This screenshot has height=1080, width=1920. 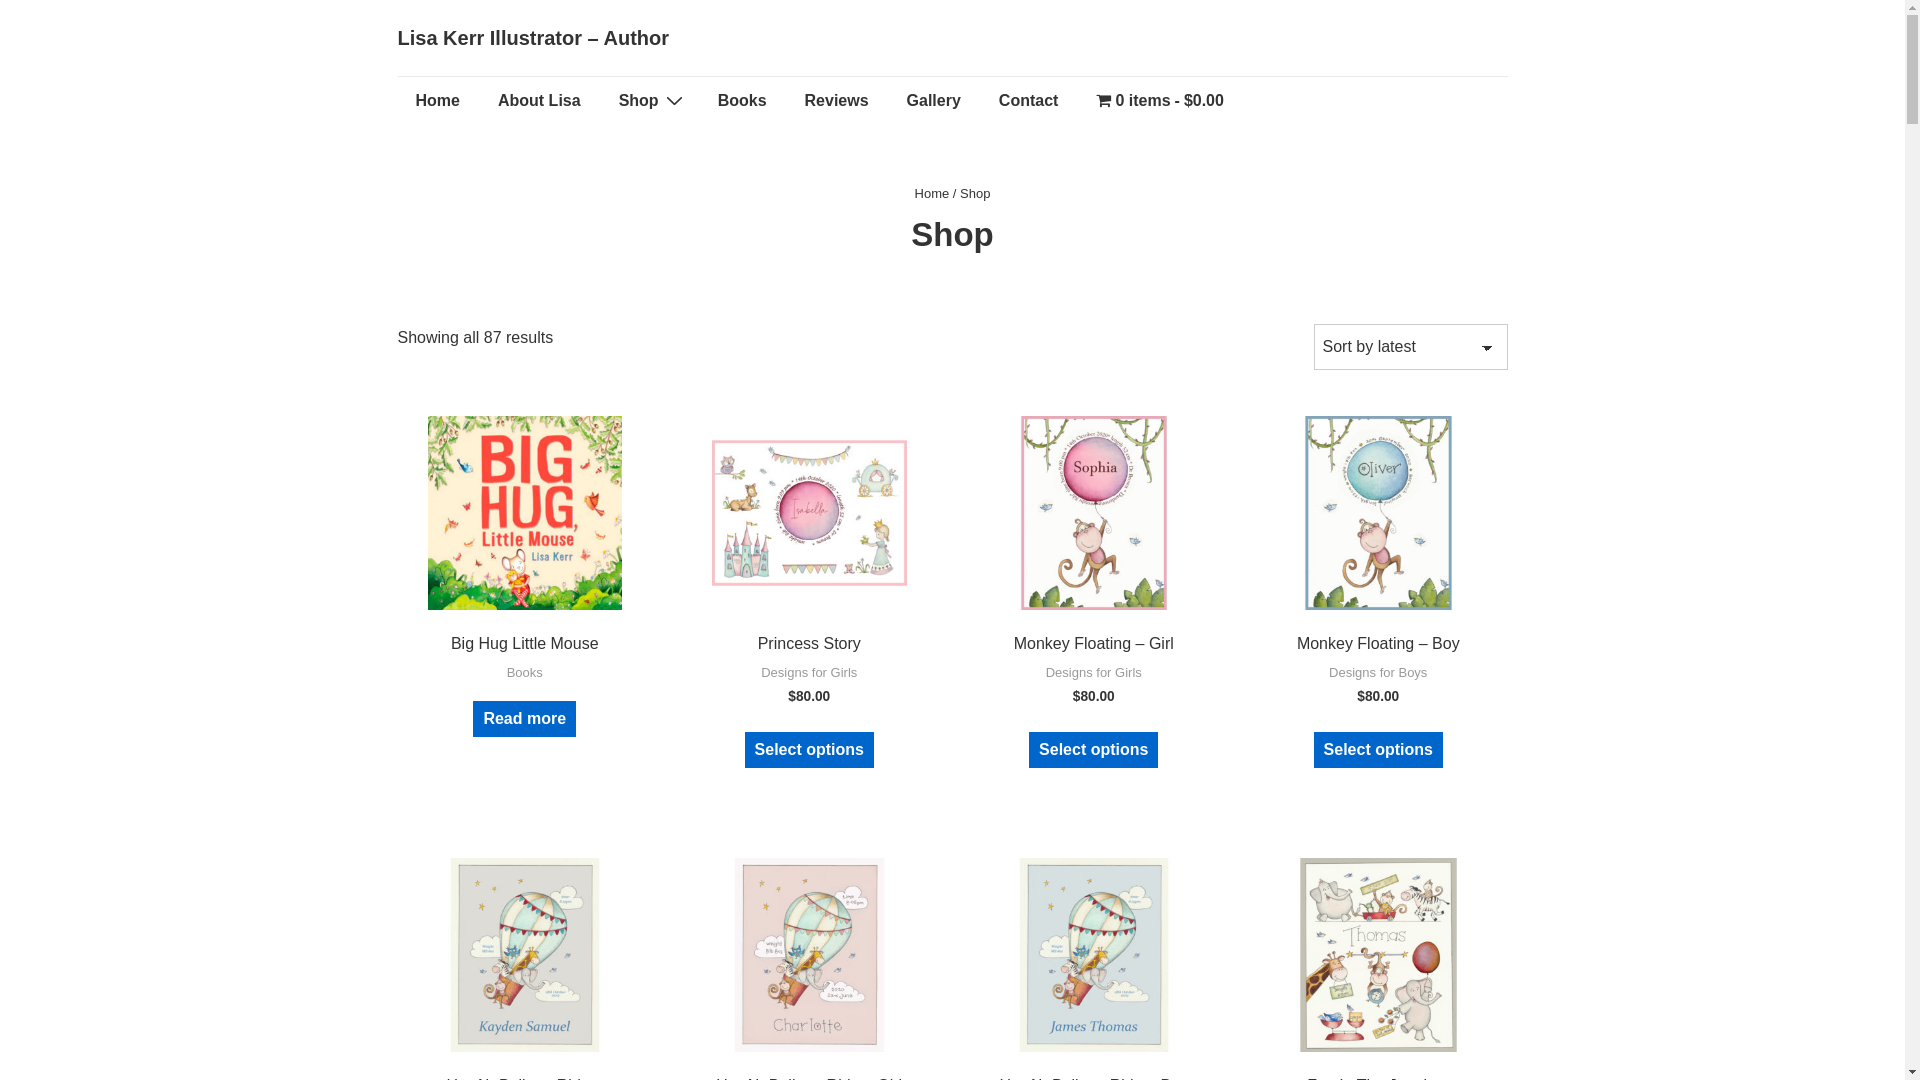 I want to click on 'Contact', so click(x=1028, y=100).